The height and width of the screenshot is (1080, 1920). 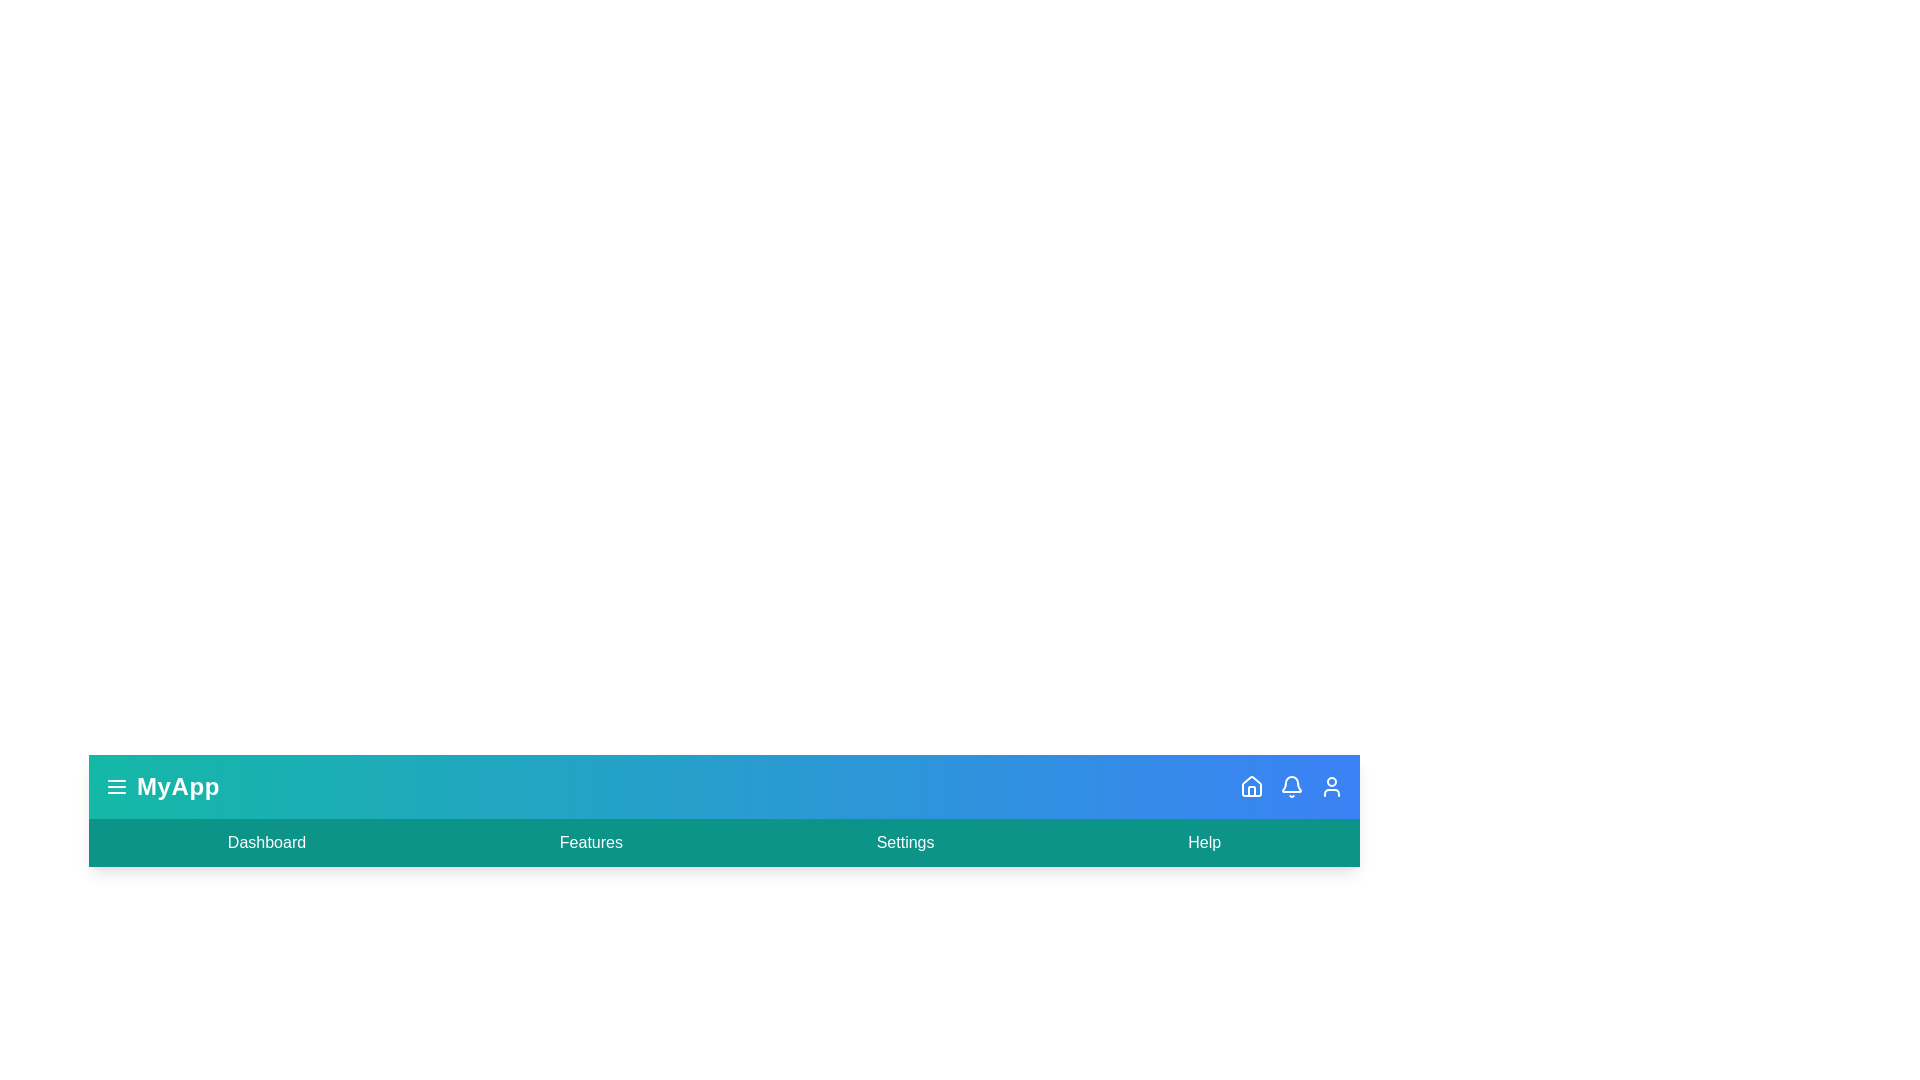 I want to click on the home icon to navigate to the home section, so click(x=1251, y=785).